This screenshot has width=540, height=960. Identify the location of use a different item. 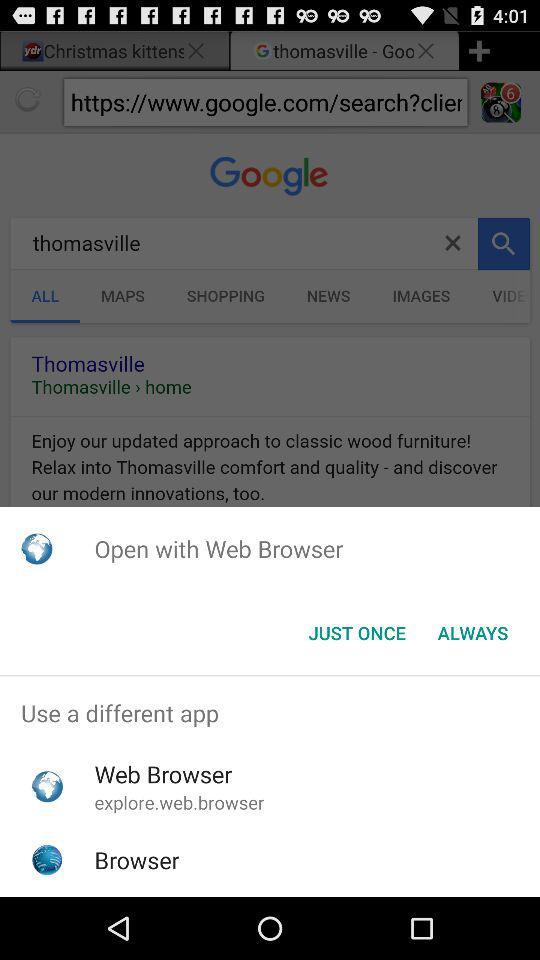
(270, 713).